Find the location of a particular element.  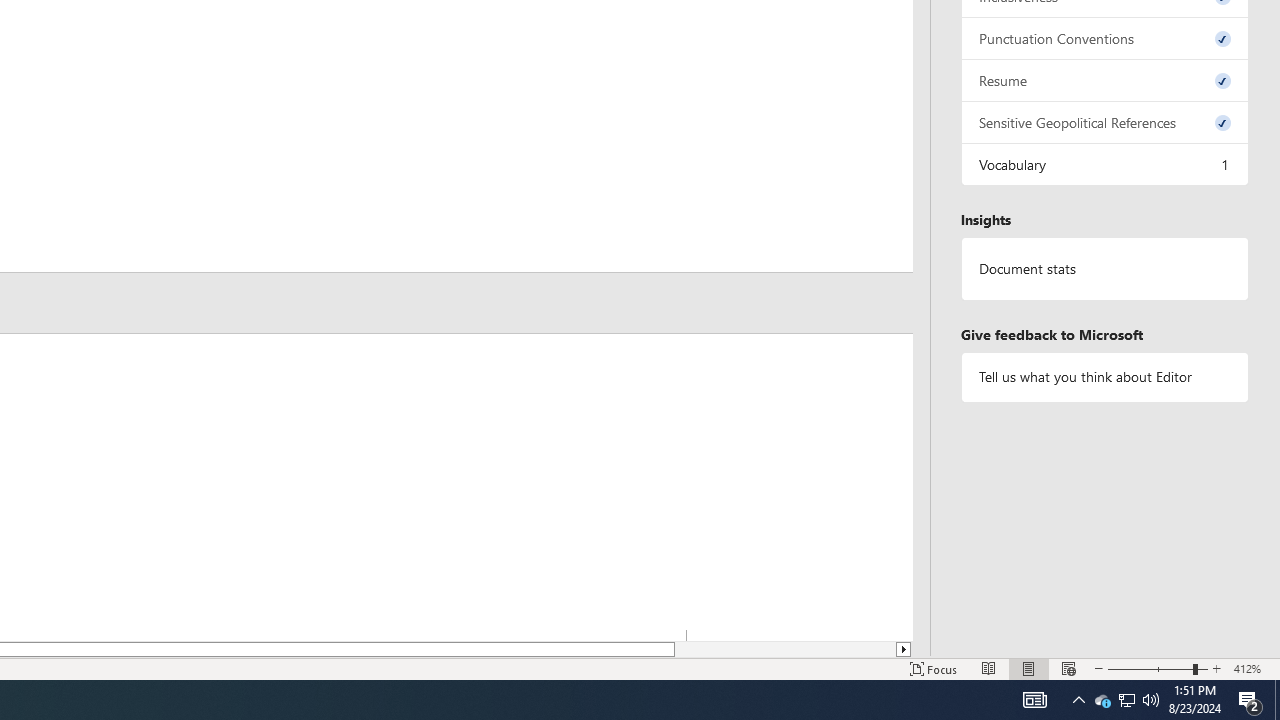

'Zoom' is located at coordinates (1158, 669).